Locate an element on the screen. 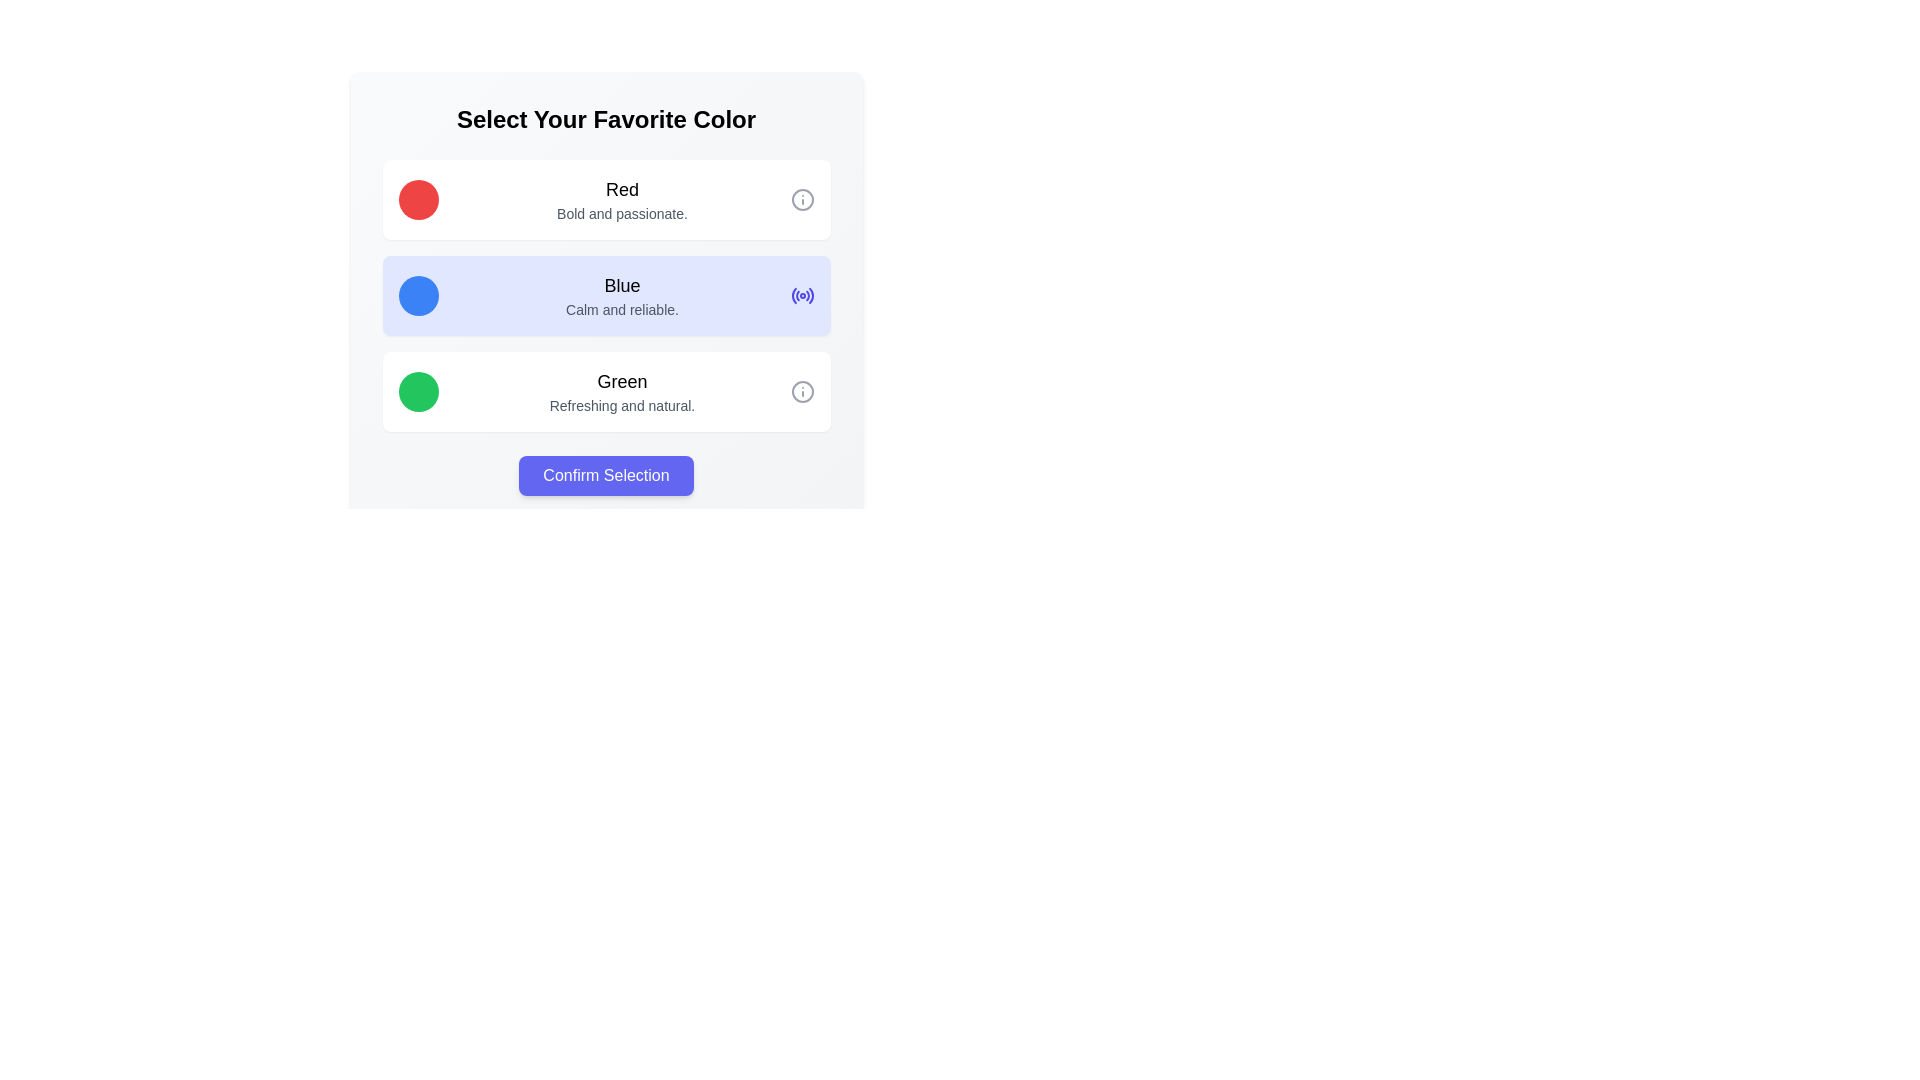 The height and width of the screenshot is (1080, 1920). the 'Confirm Selection' button with a vibrant indigo background is located at coordinates (605, 475).